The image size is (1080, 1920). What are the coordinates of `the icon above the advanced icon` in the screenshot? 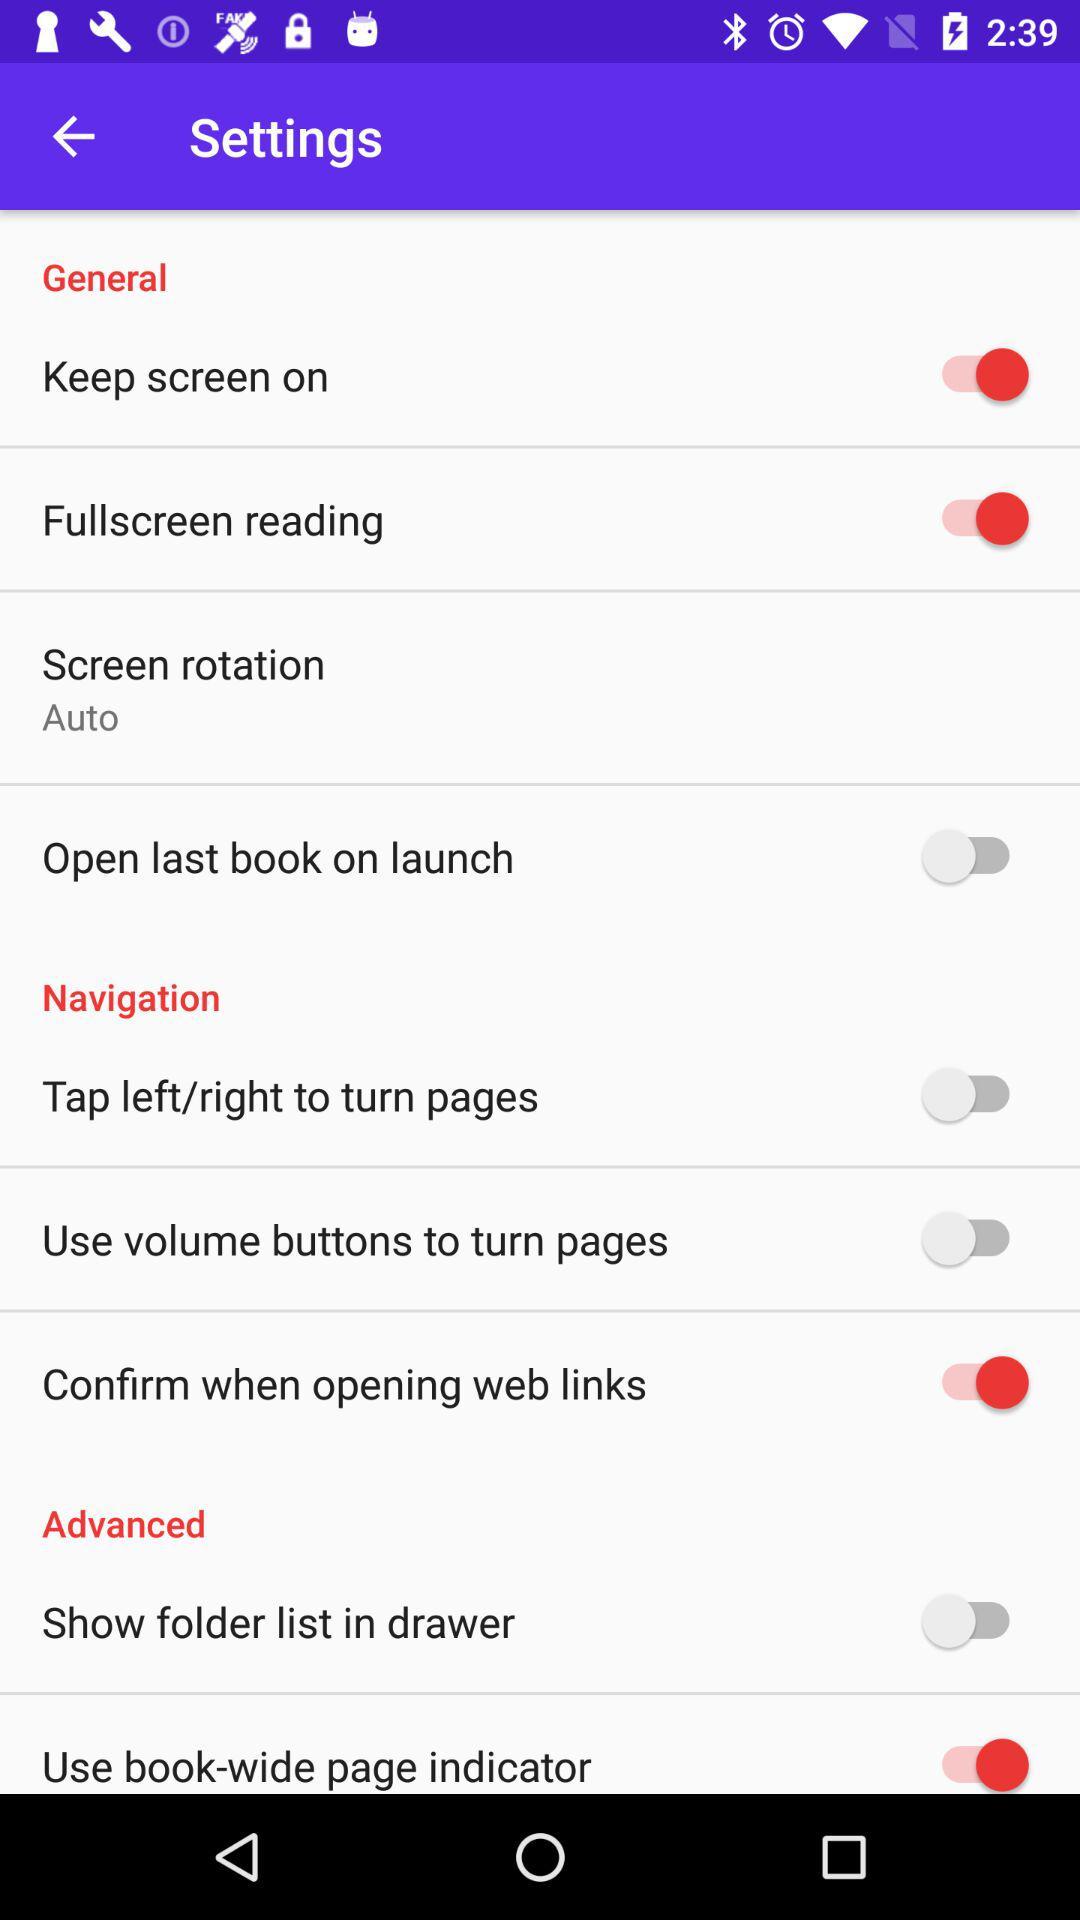 It's located at (343, 1381).